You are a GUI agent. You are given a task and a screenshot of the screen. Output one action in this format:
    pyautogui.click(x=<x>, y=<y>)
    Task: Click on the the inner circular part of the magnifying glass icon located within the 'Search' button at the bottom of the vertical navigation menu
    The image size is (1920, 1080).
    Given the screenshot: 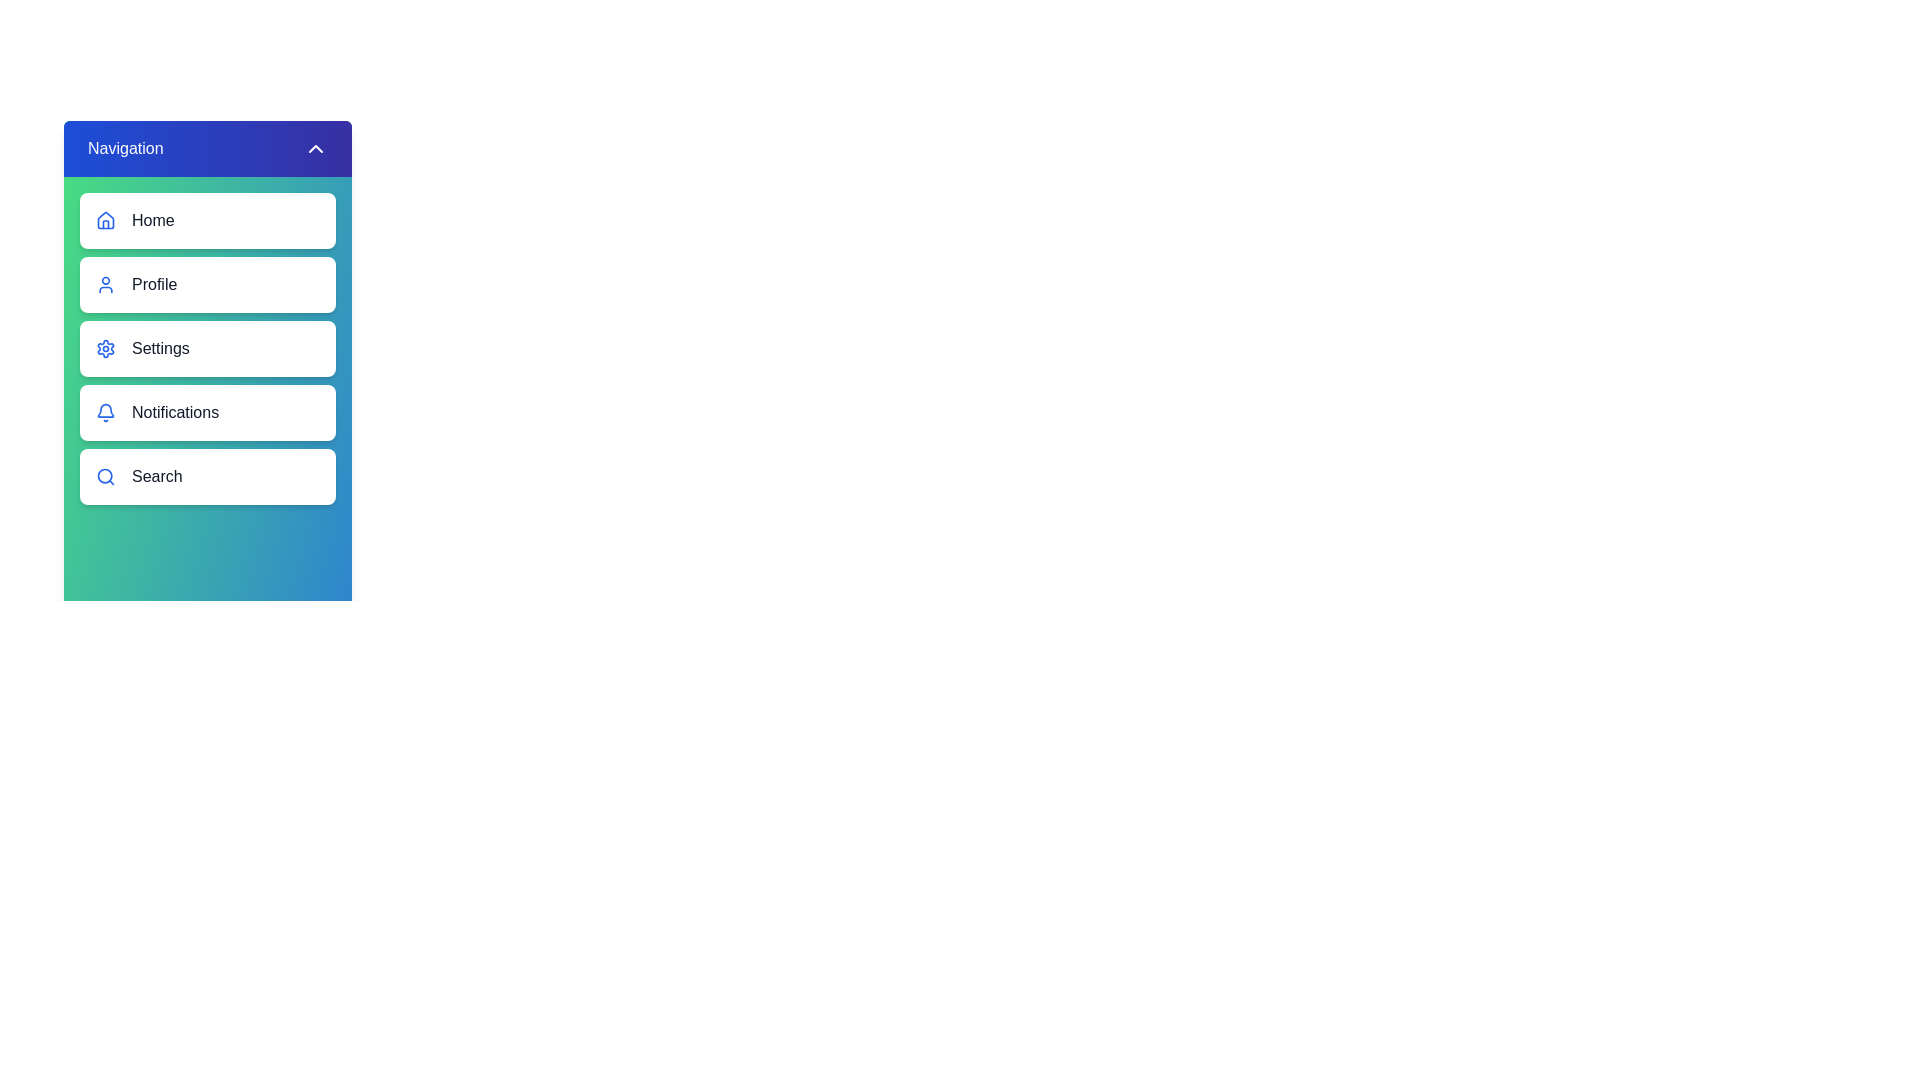 What is the action you would take?
    pyautogui.click(x=104, y=476)
    